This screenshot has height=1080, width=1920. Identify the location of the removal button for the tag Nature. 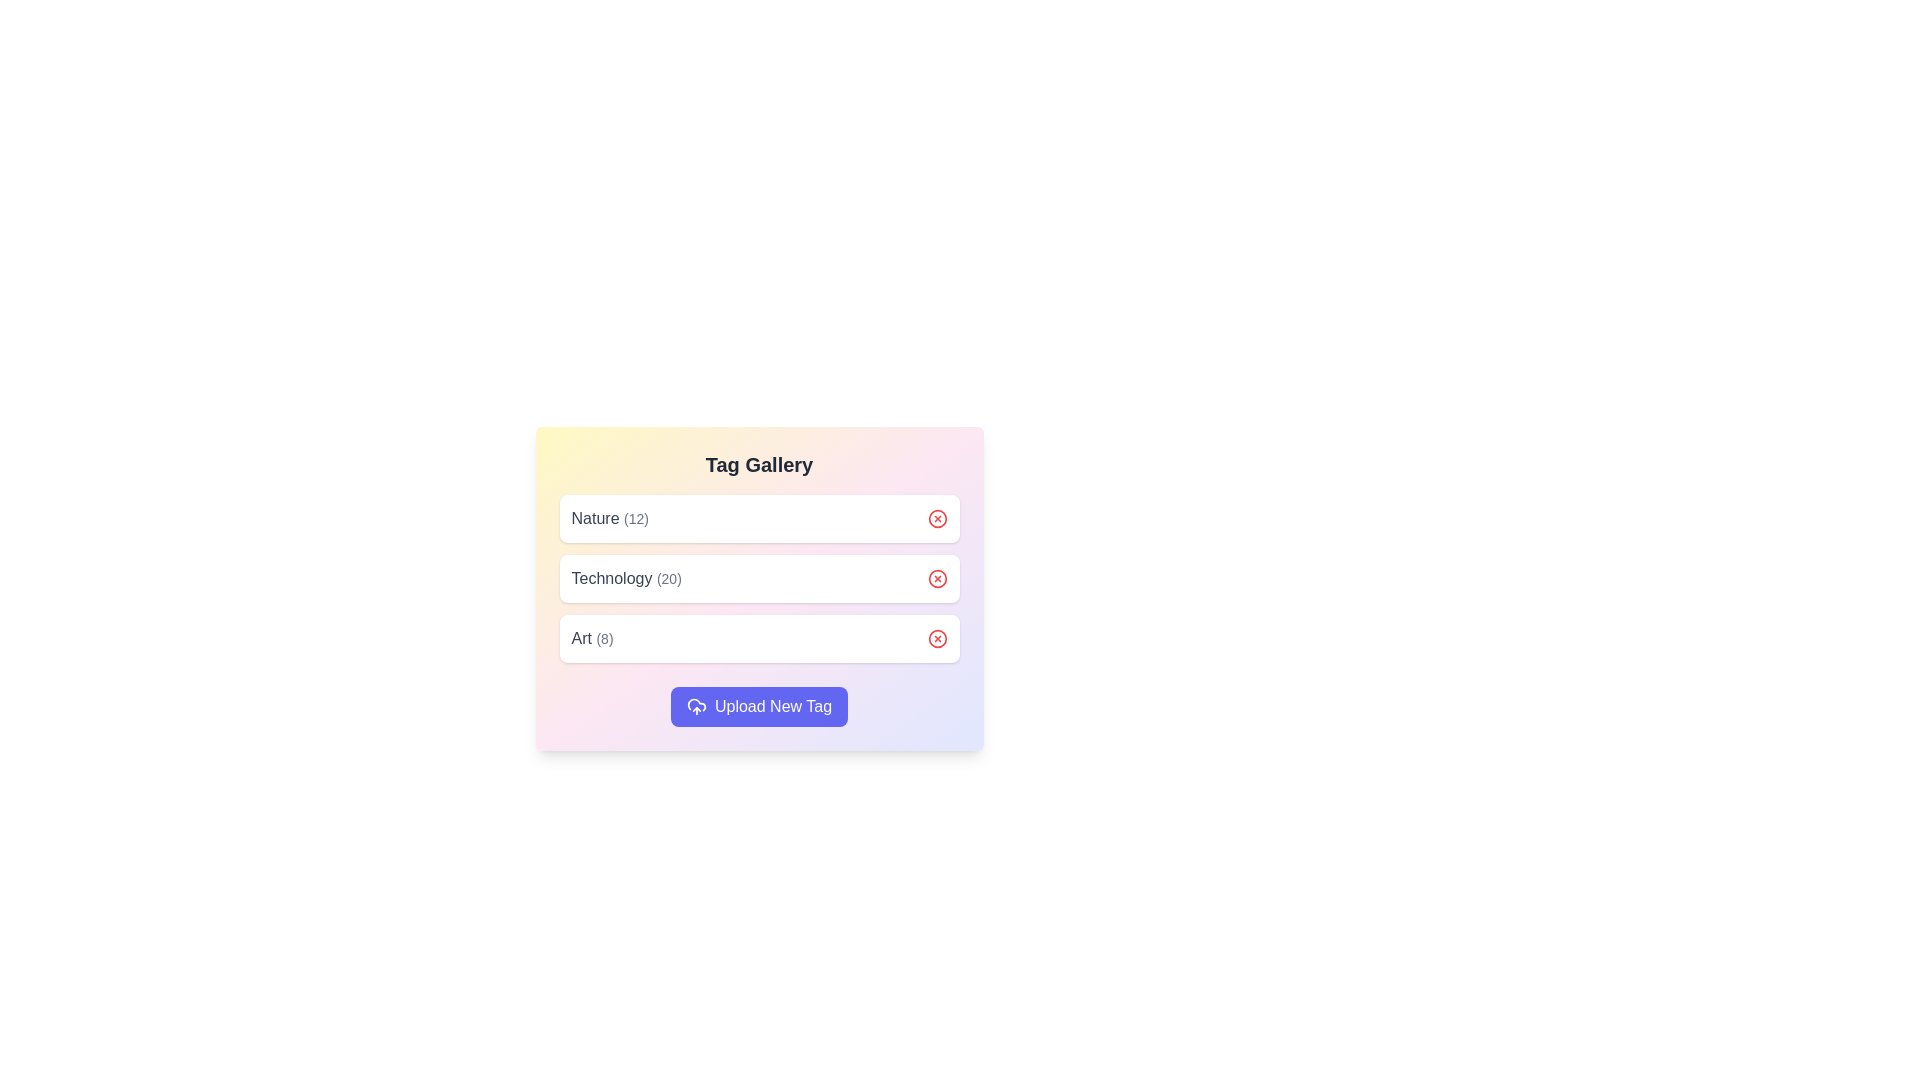
(936, 518).